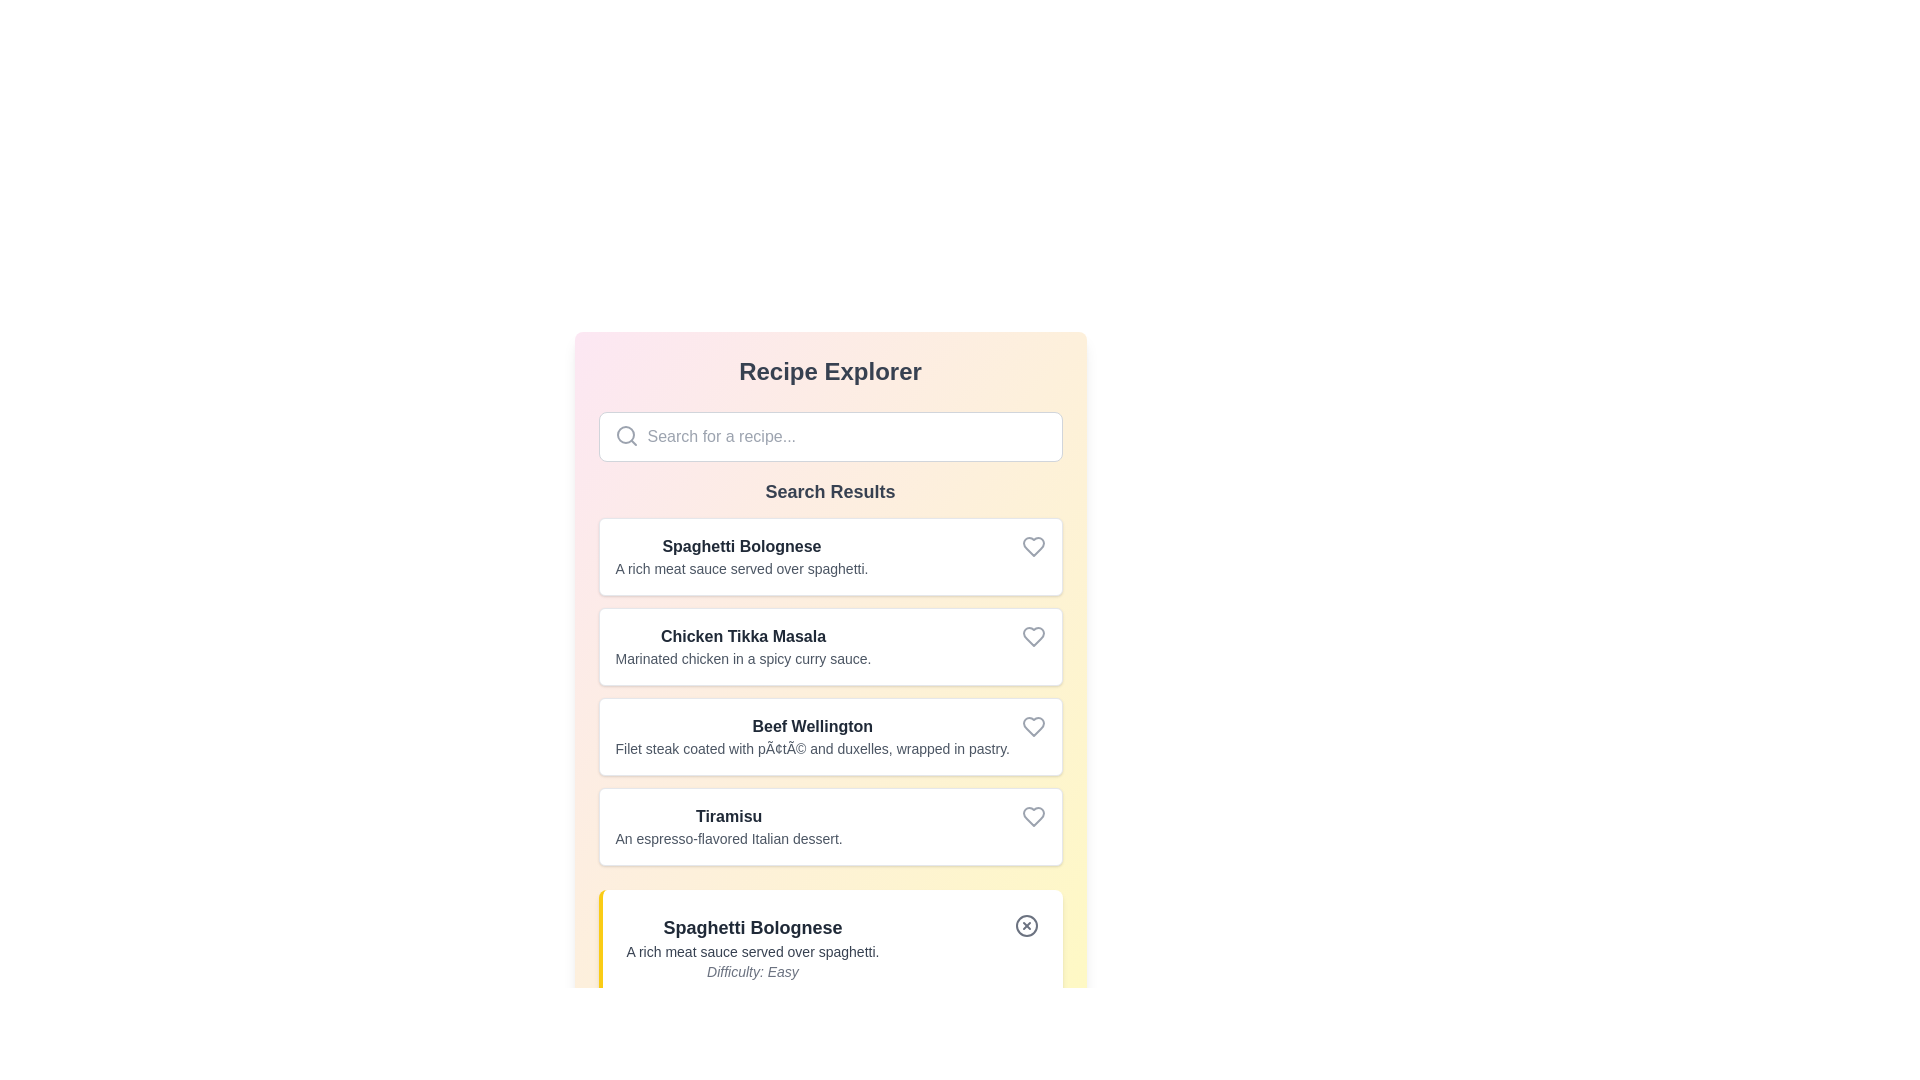 The width and height of the screenshot is (1920, 1080). What do you see at coordinates (742, 659) in the screenshot?
I see `content displayed within the text element located below the title 'Chicken Tikka Masala' in the second card, styled with a small font and light gray coloring` at bounding box center [742, 659].